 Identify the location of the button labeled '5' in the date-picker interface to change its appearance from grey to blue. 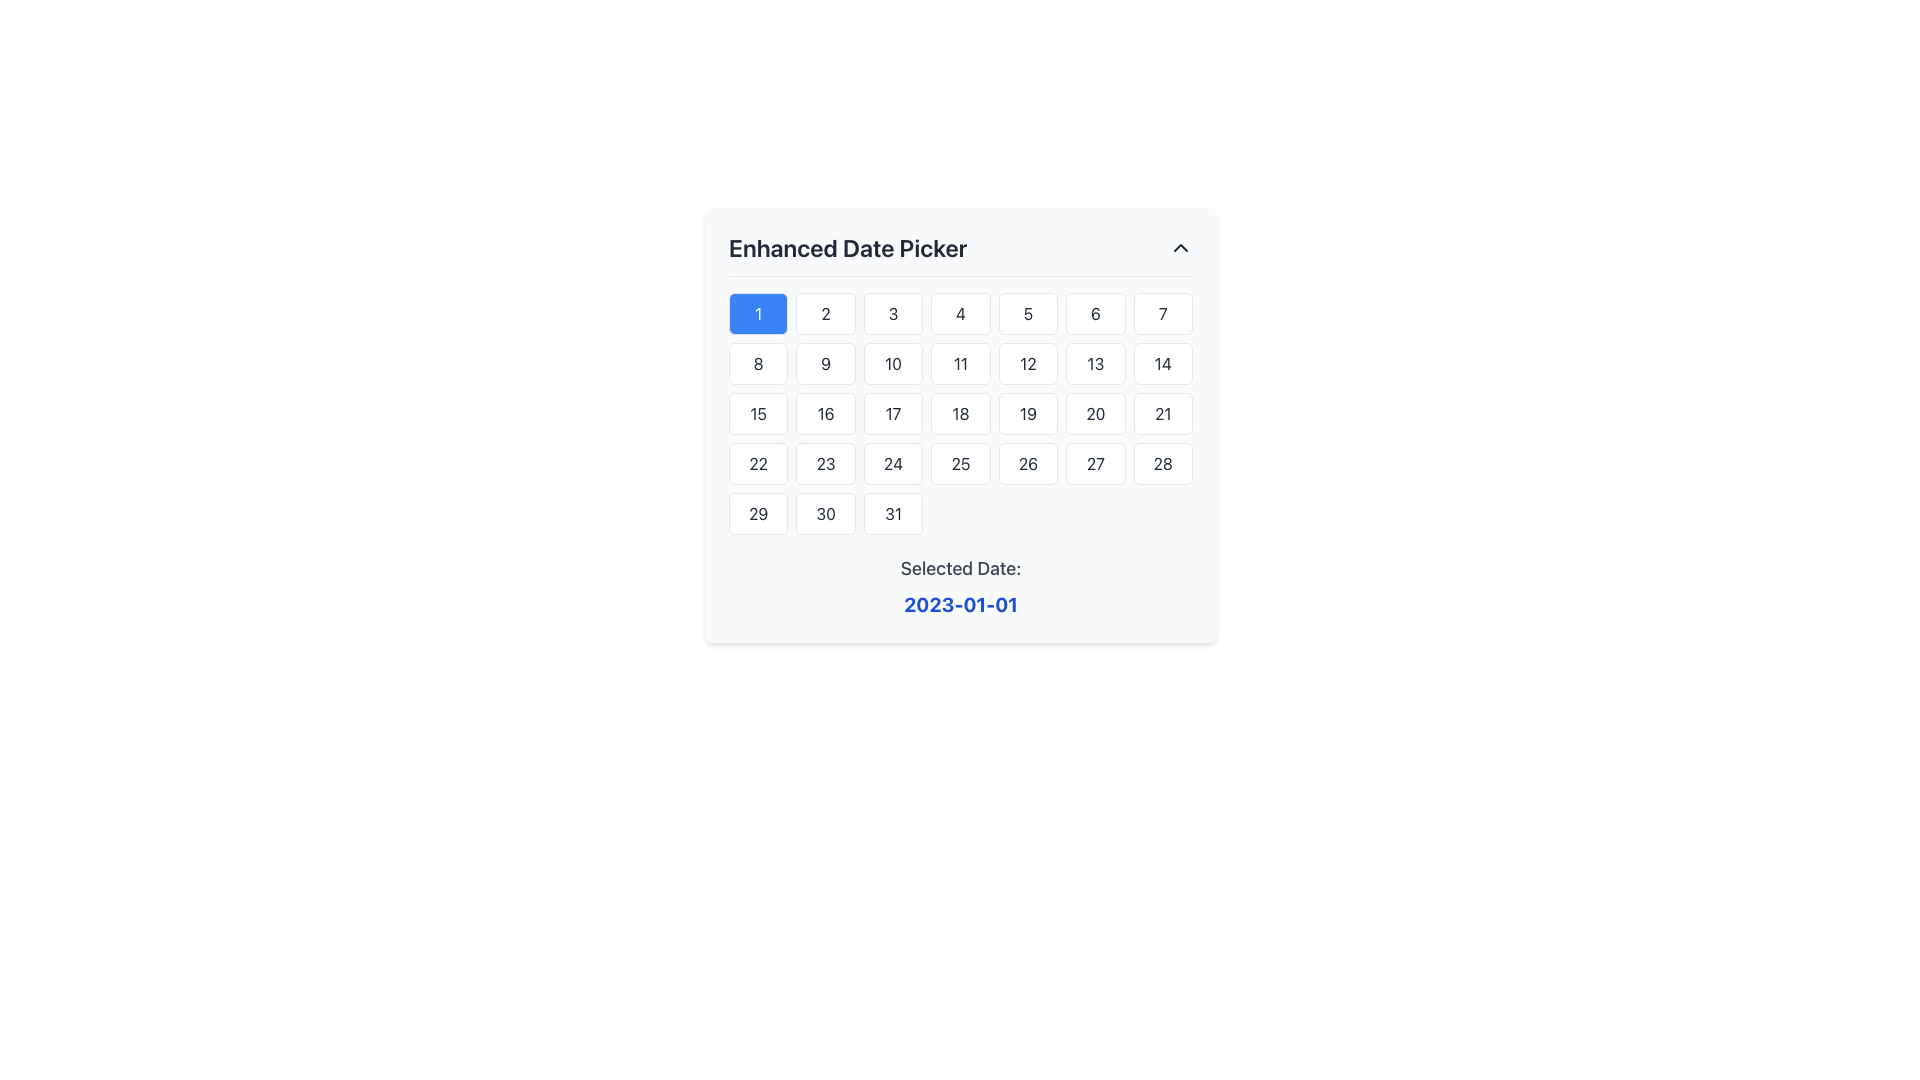
(1028, 313).